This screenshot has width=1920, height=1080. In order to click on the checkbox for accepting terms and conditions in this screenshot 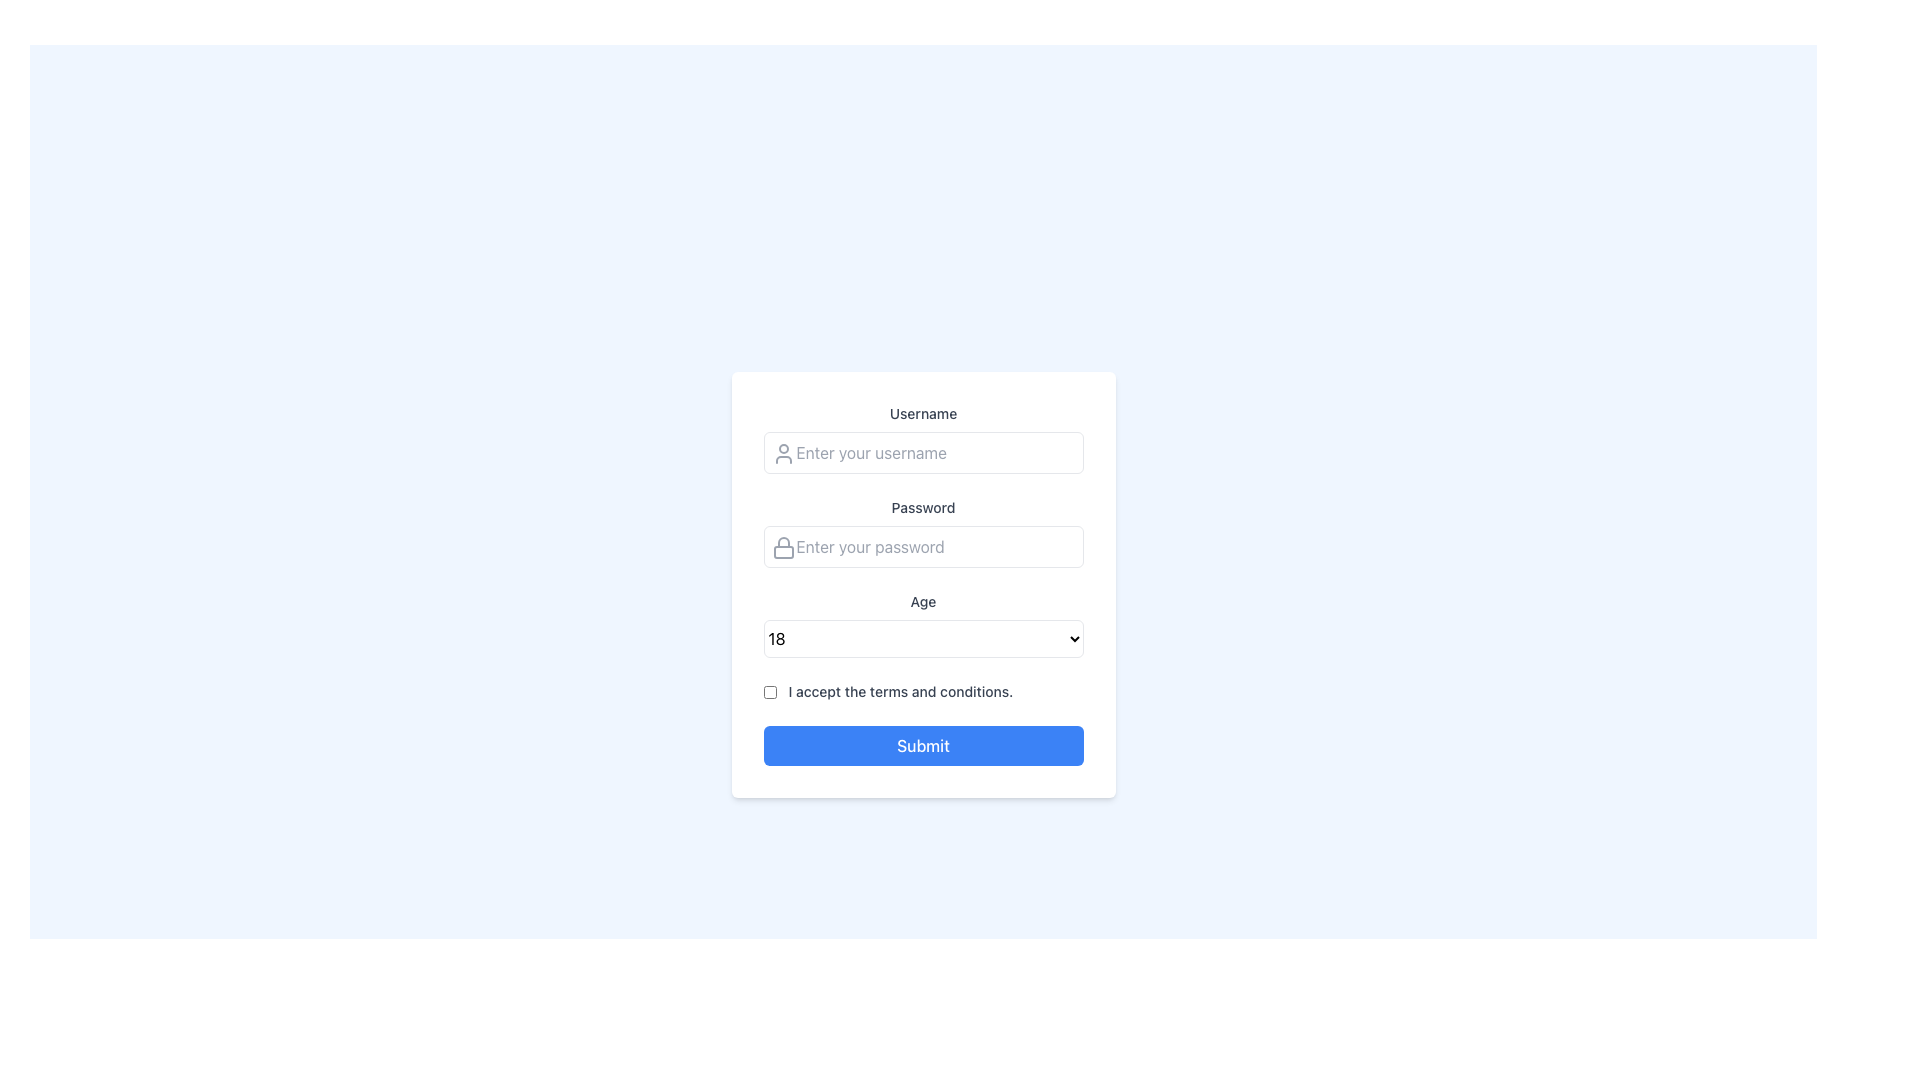, I will do `click(768, 690)`.